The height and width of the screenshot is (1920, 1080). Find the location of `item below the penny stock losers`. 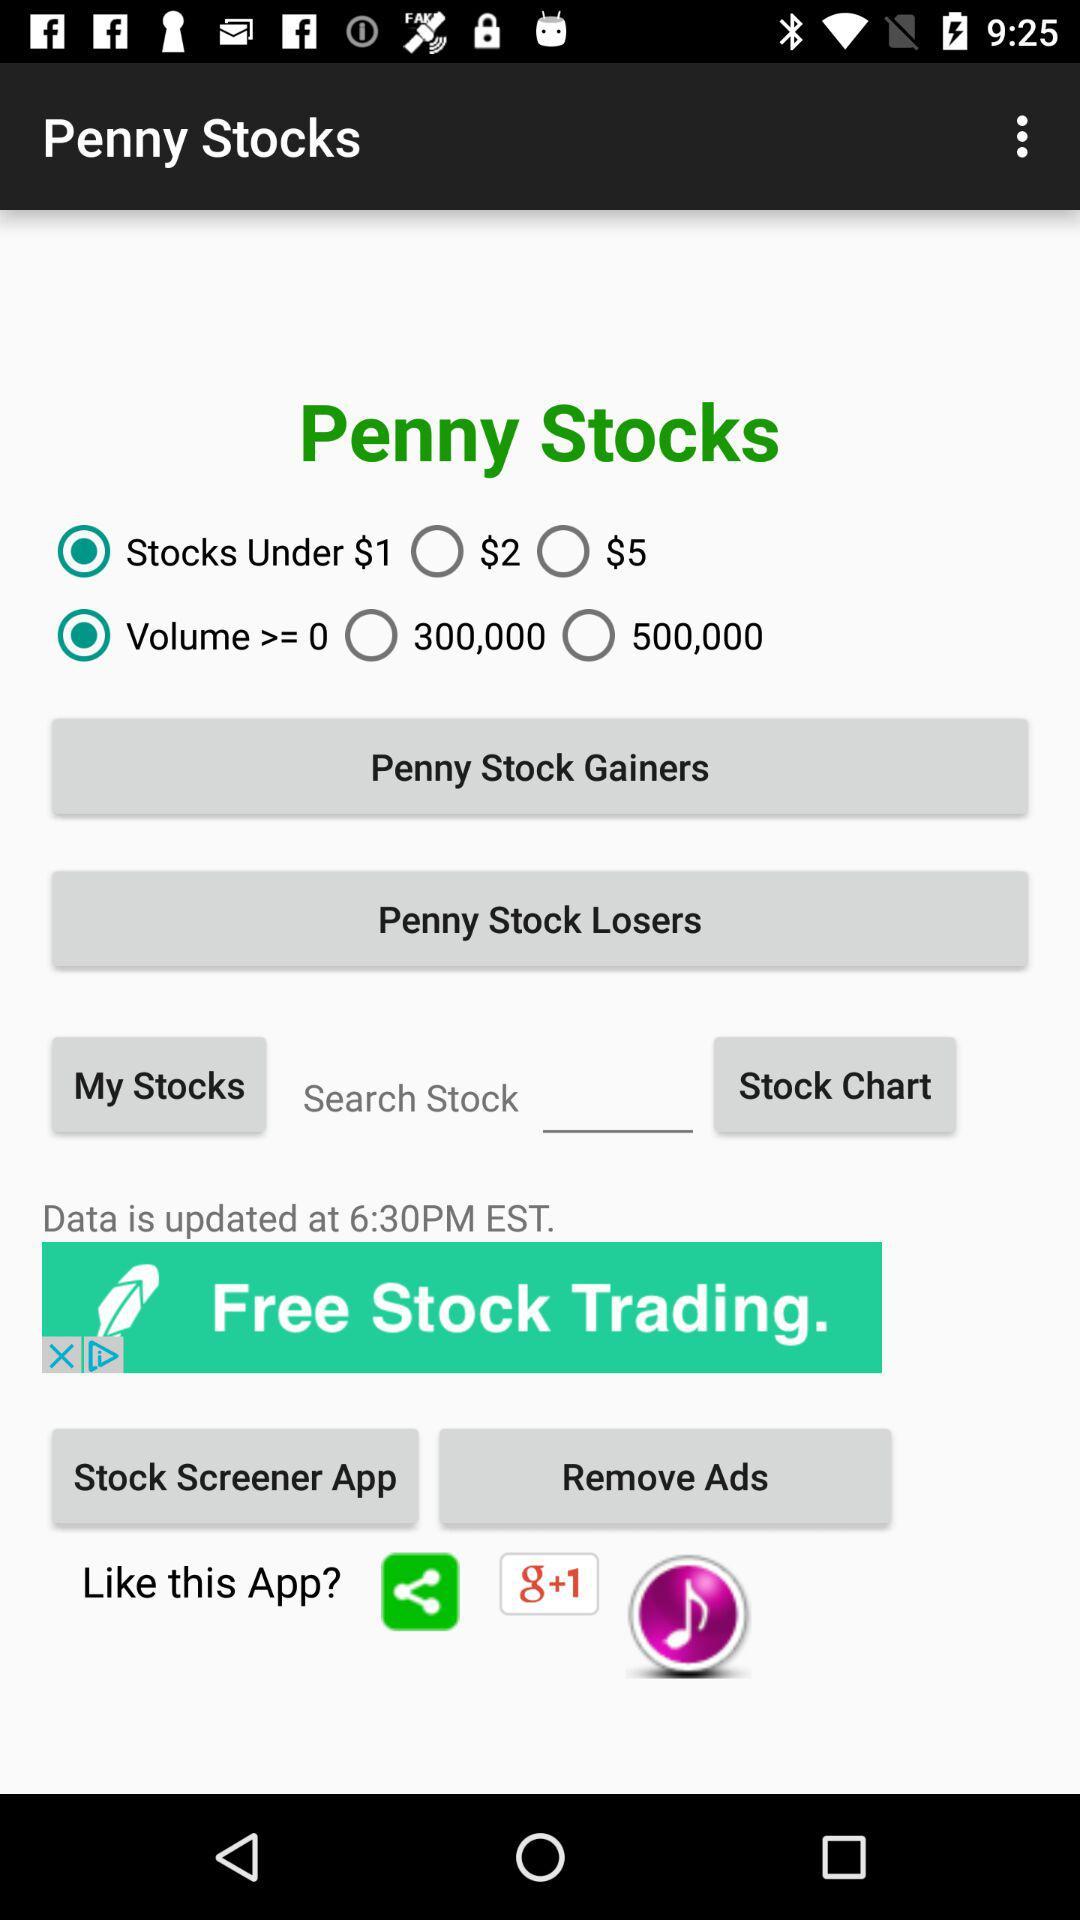

item below the penny stock losers is located at coordinates (158, 1083).